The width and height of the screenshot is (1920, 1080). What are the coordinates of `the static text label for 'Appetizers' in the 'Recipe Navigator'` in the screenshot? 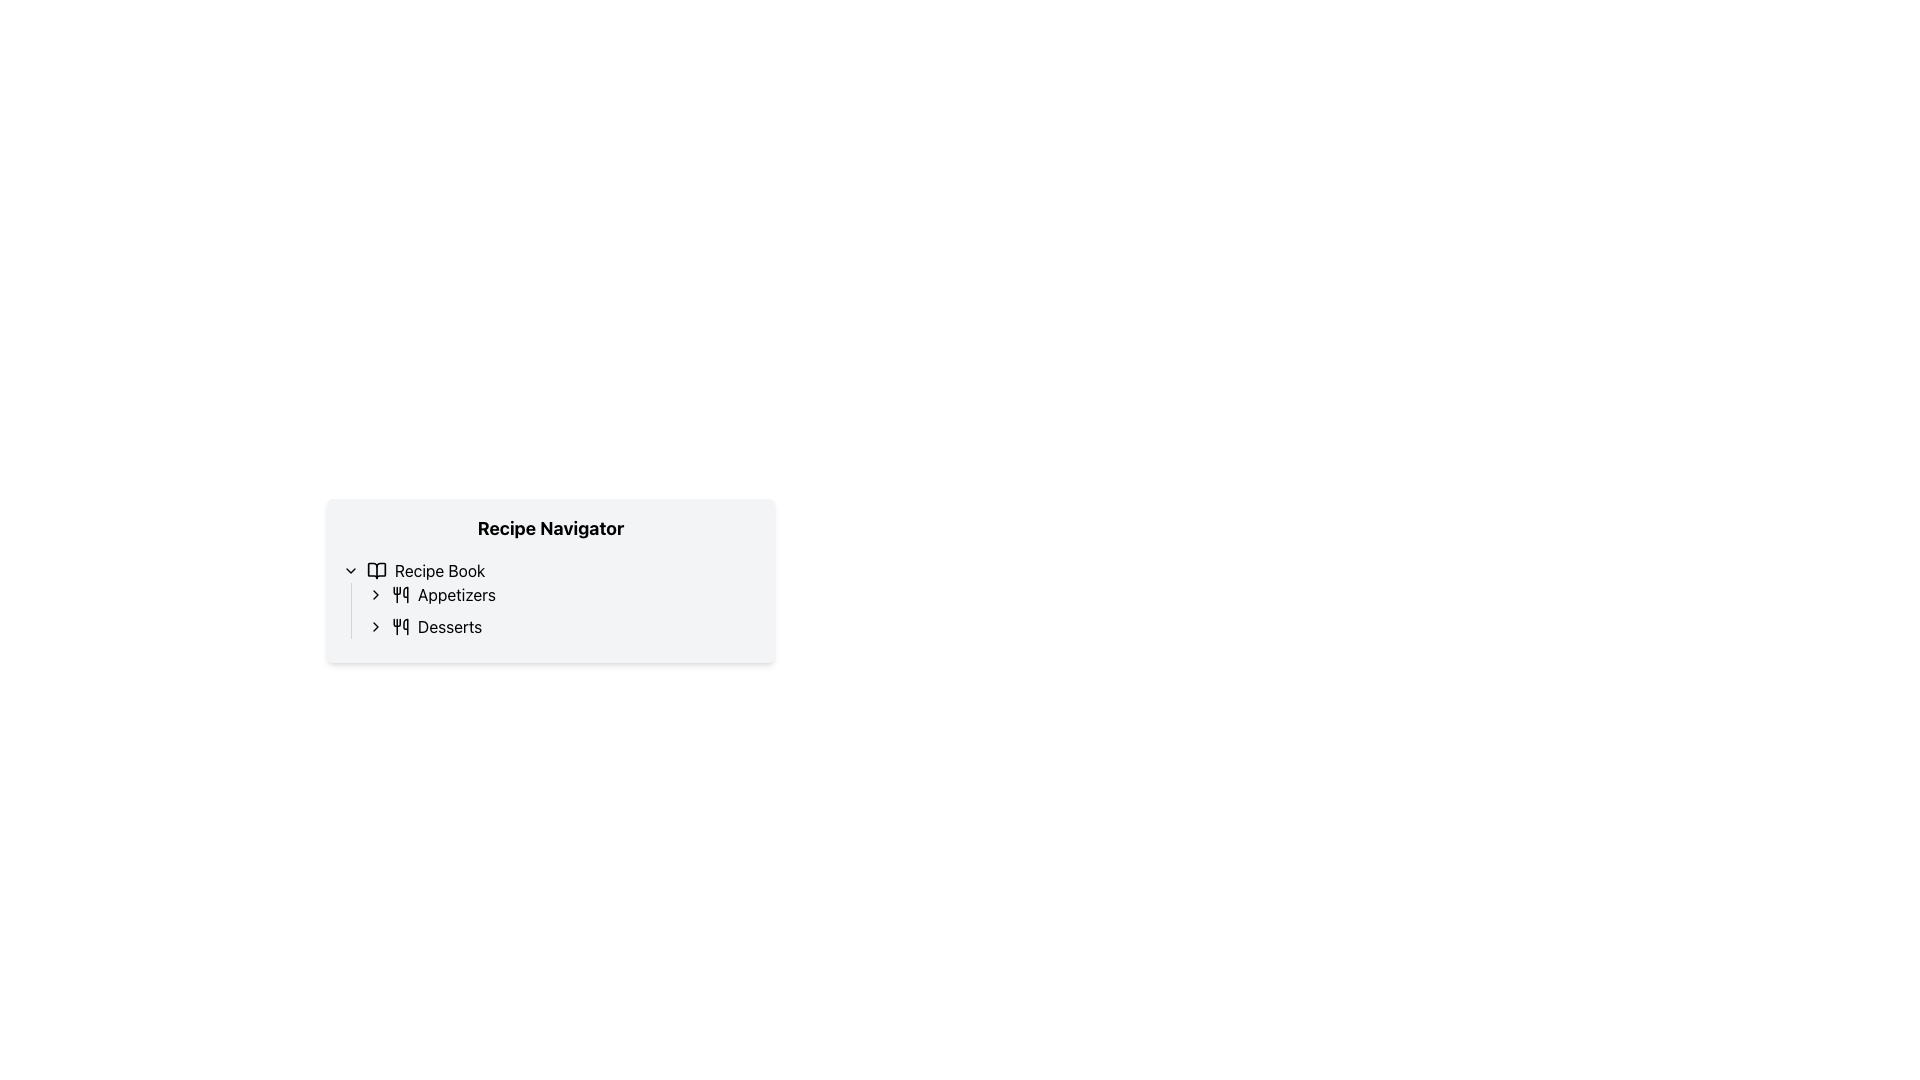 It's located at (455, 593).